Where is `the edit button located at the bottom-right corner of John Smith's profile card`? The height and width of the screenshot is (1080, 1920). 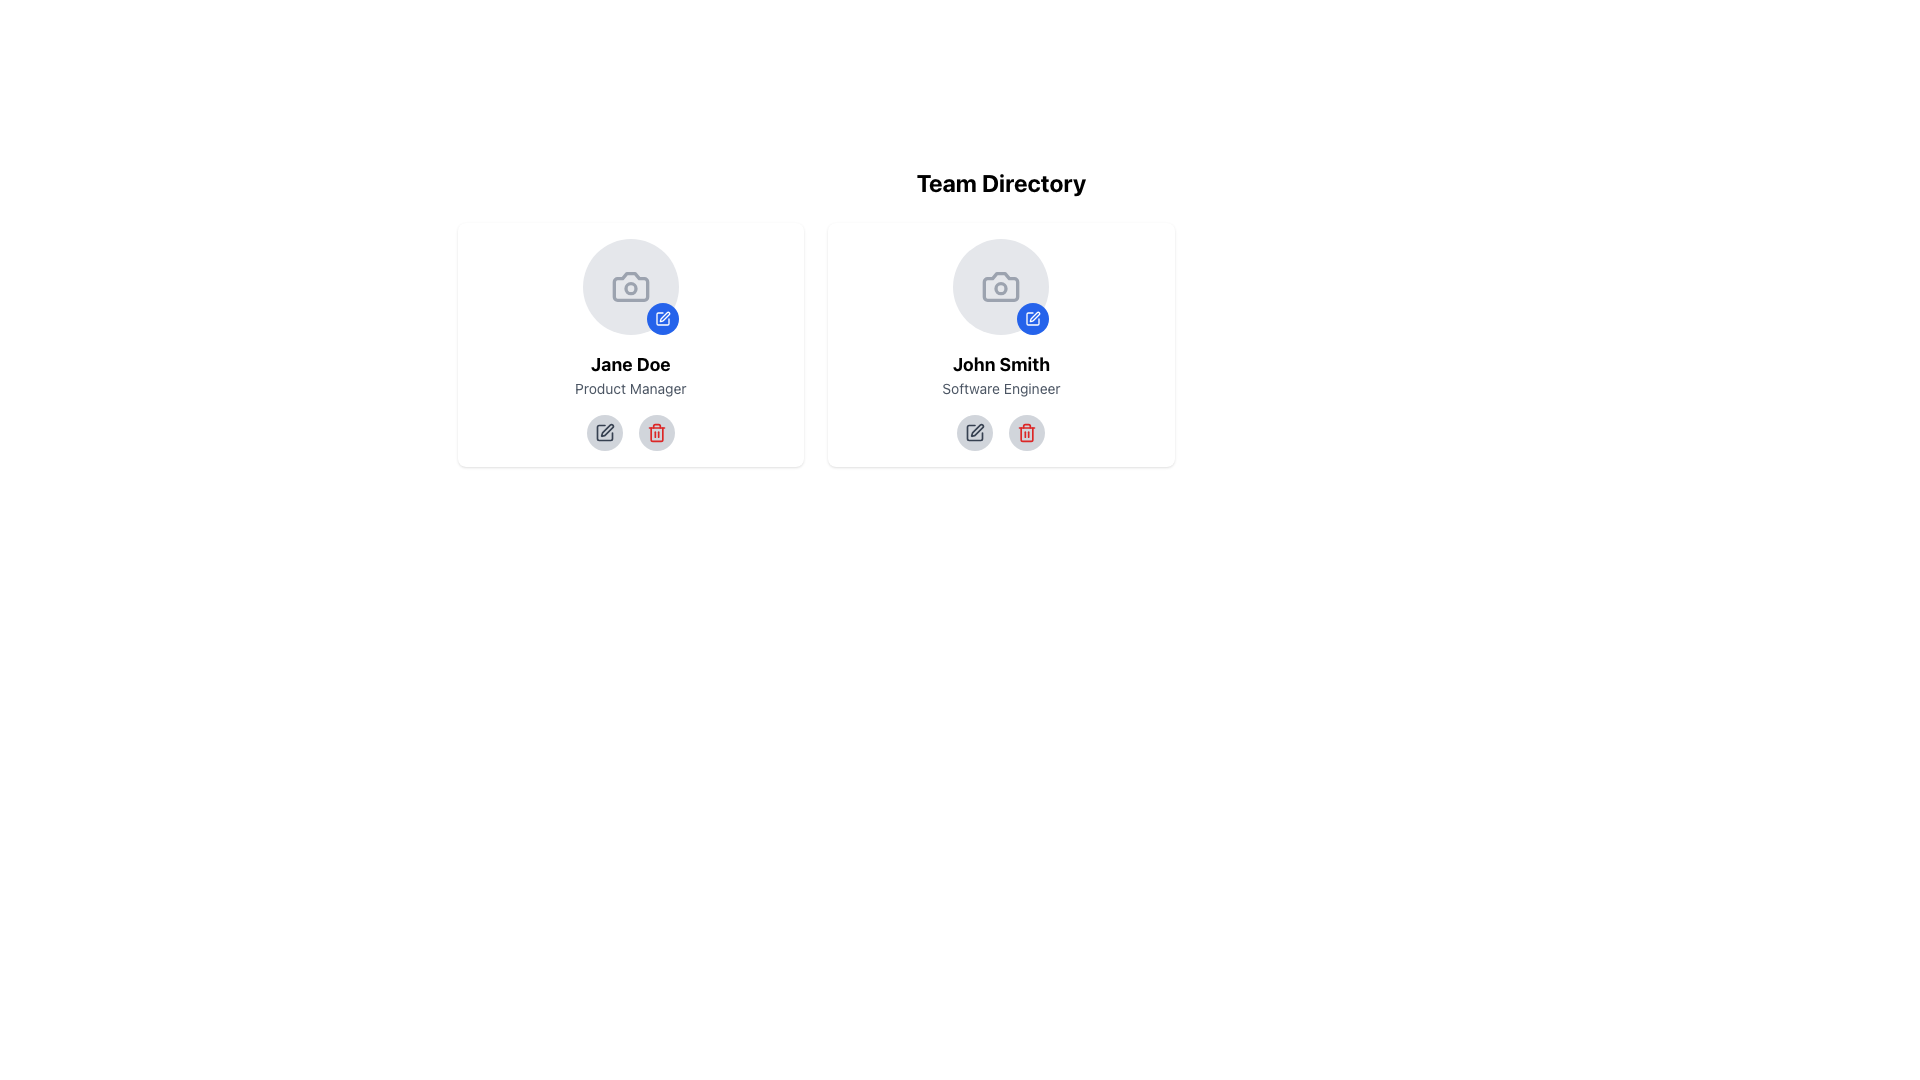
the edit button located at the bottom-right corner of John Smith's profile card is located at coordinates (1033, 318).